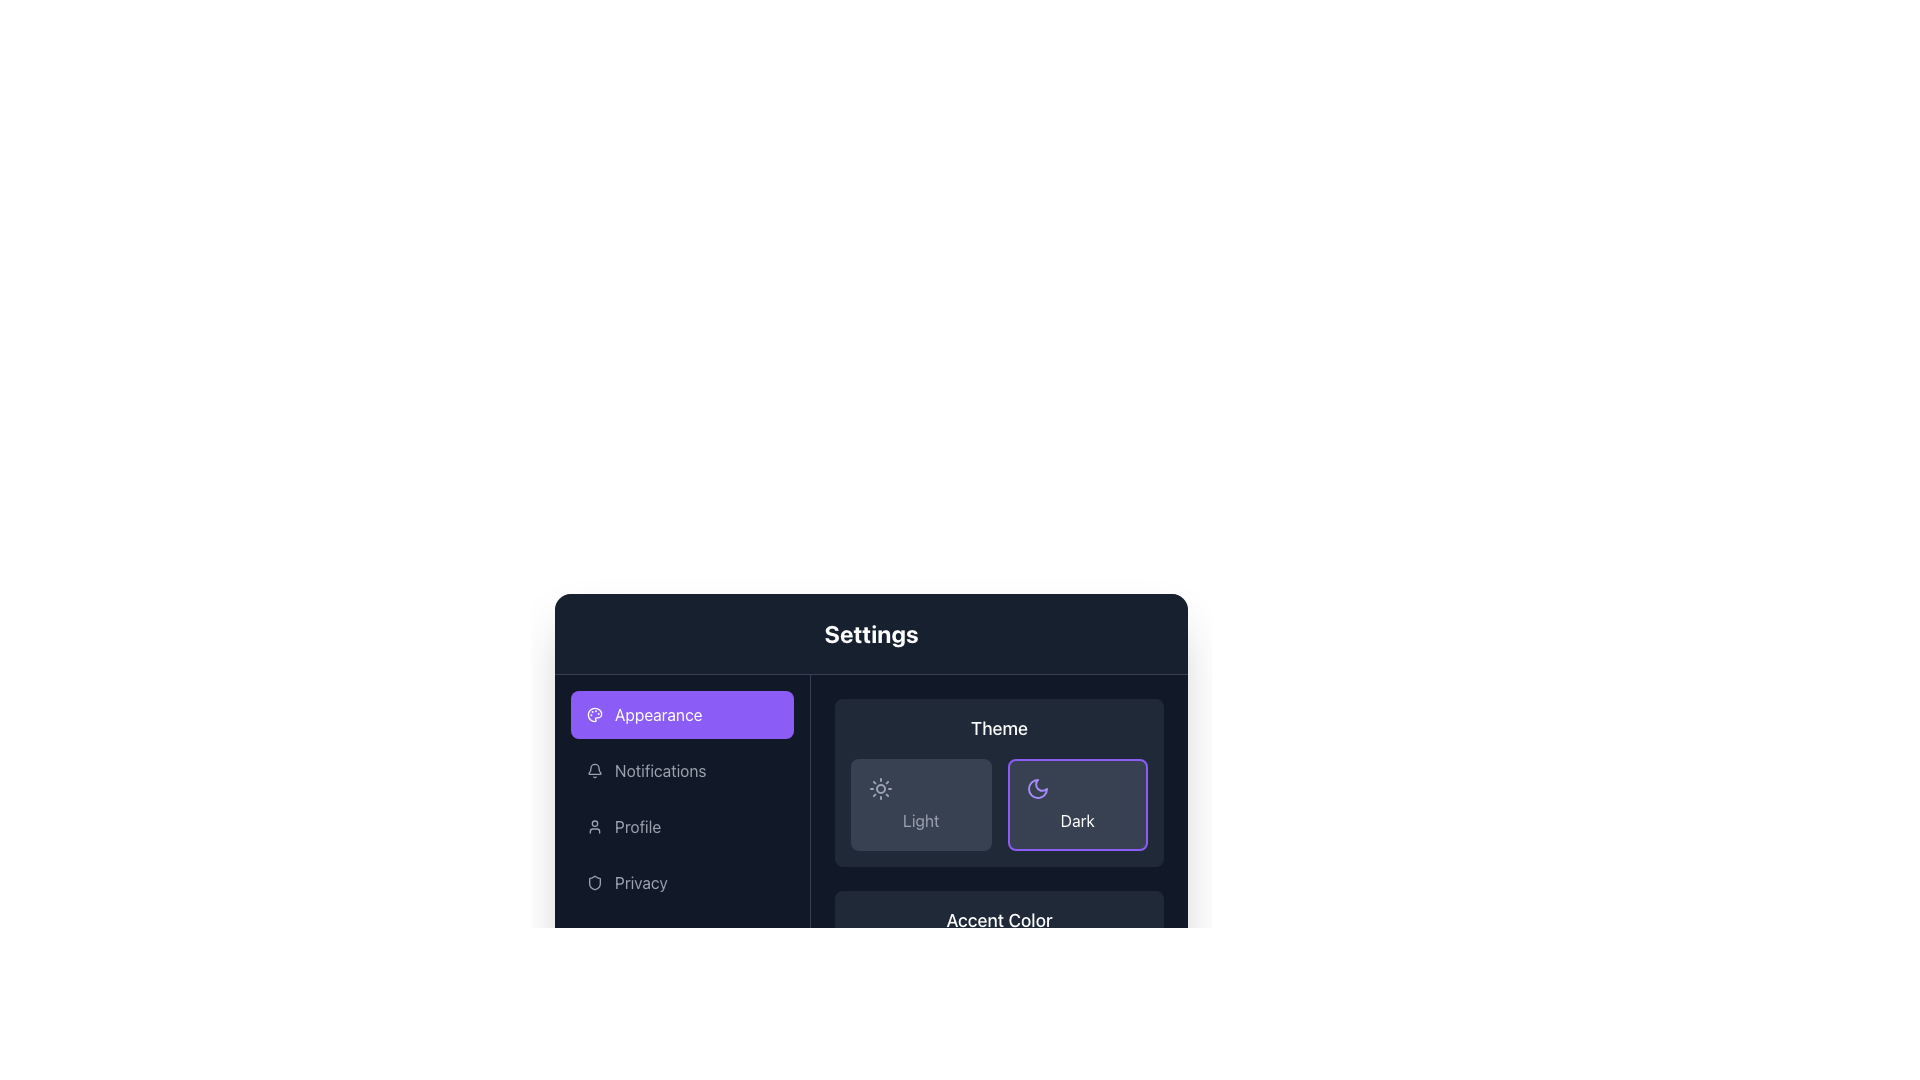 The width and height of the screenshot is (1920, 1080). Describe the element at coordinates (594, 768) in the screenshot. I see `the bell-shaped icon element that resembles a notification symbol located at the top corner of the settings panel` at that location.